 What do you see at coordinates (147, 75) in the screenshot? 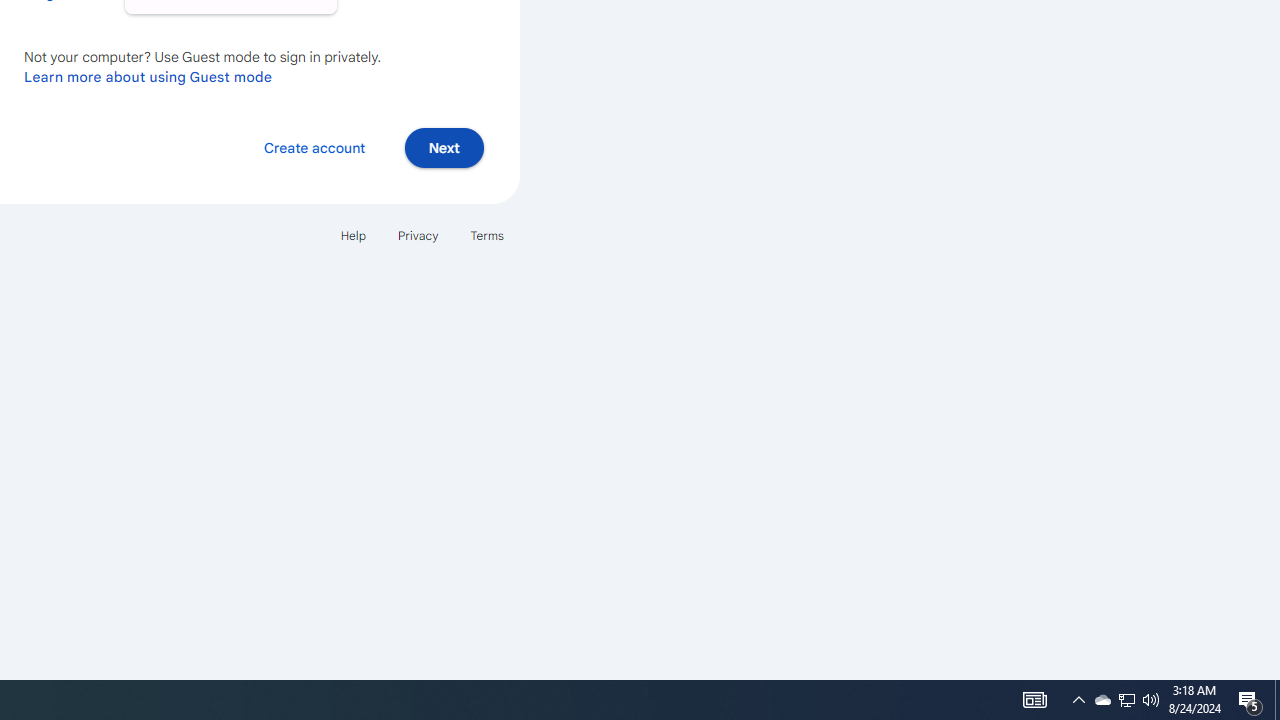
I see `'Learn more about using Guest mode'` at bounding box center [147, 75].